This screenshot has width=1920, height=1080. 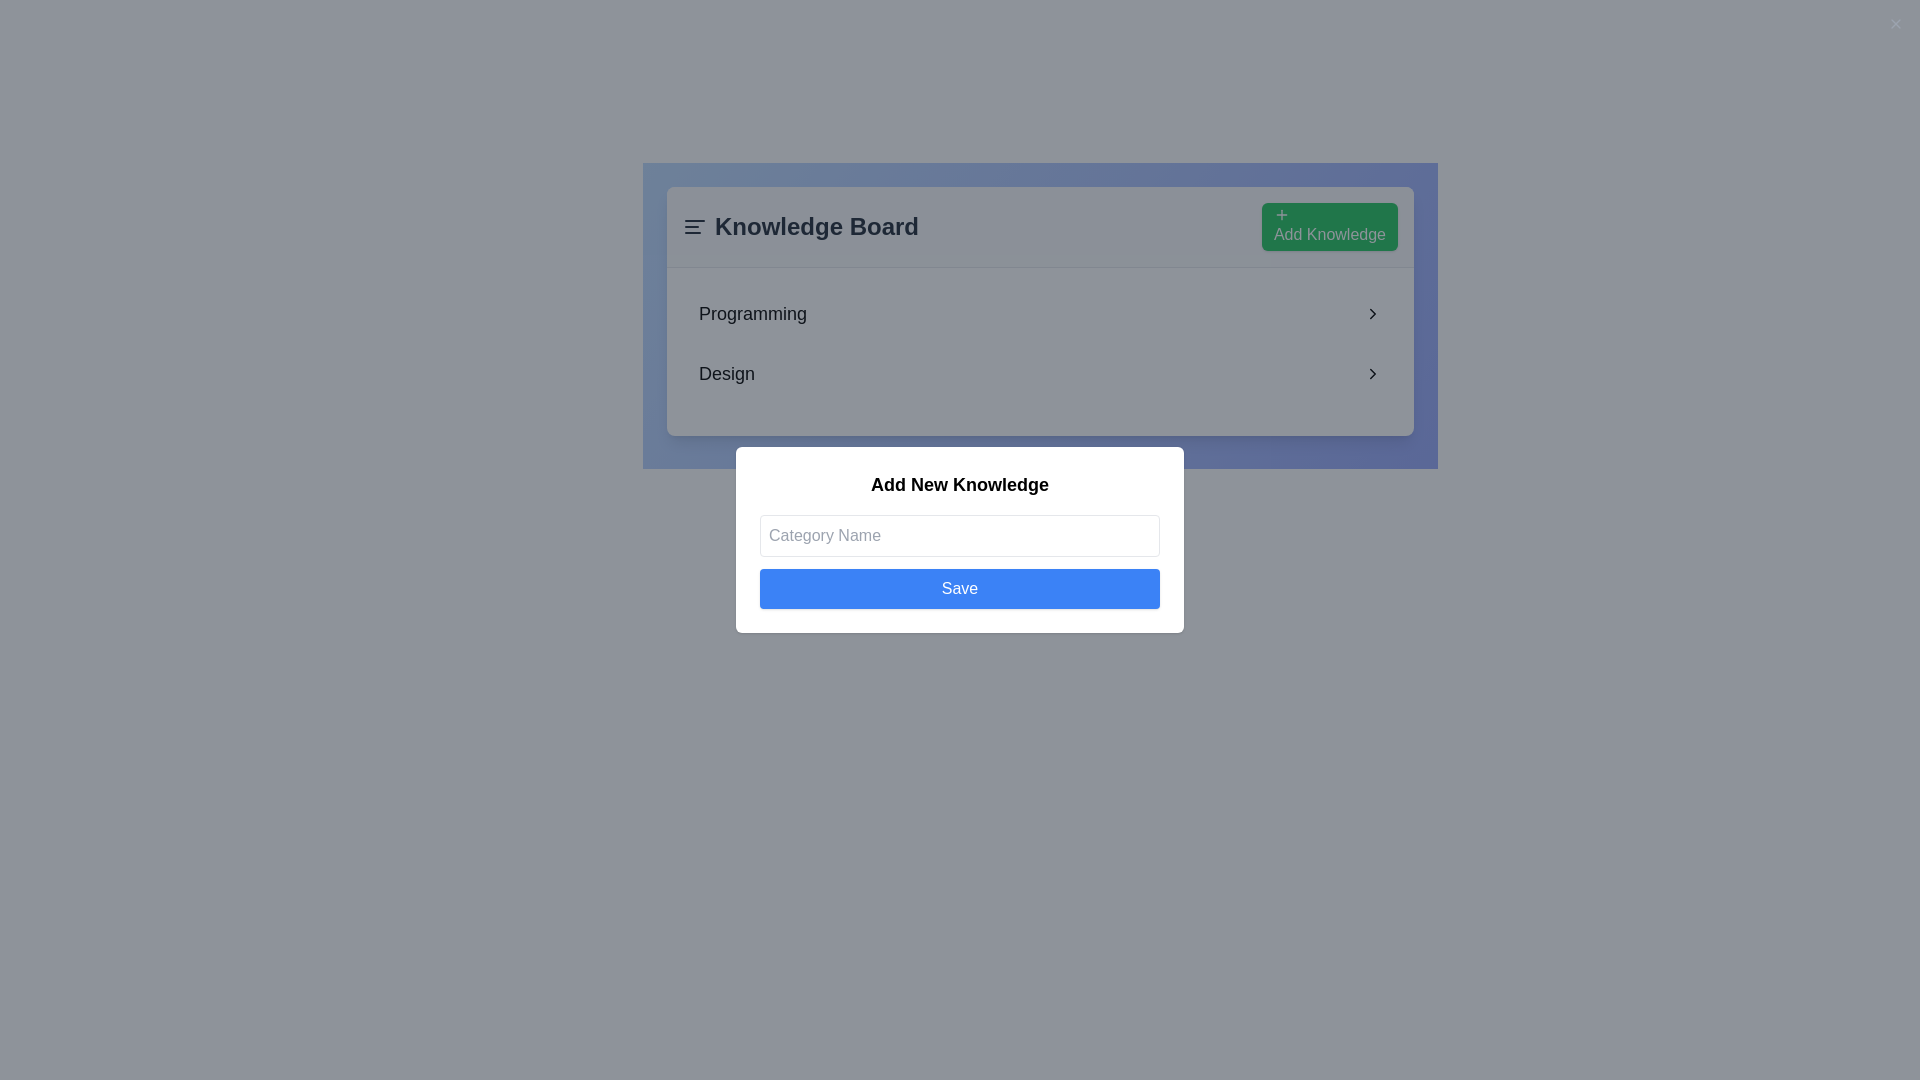 I want to click on displayed text from the prominent text label showing 'Programming', which is the first item in the list under 'Knowledge Board', so click(x=752, y=313).